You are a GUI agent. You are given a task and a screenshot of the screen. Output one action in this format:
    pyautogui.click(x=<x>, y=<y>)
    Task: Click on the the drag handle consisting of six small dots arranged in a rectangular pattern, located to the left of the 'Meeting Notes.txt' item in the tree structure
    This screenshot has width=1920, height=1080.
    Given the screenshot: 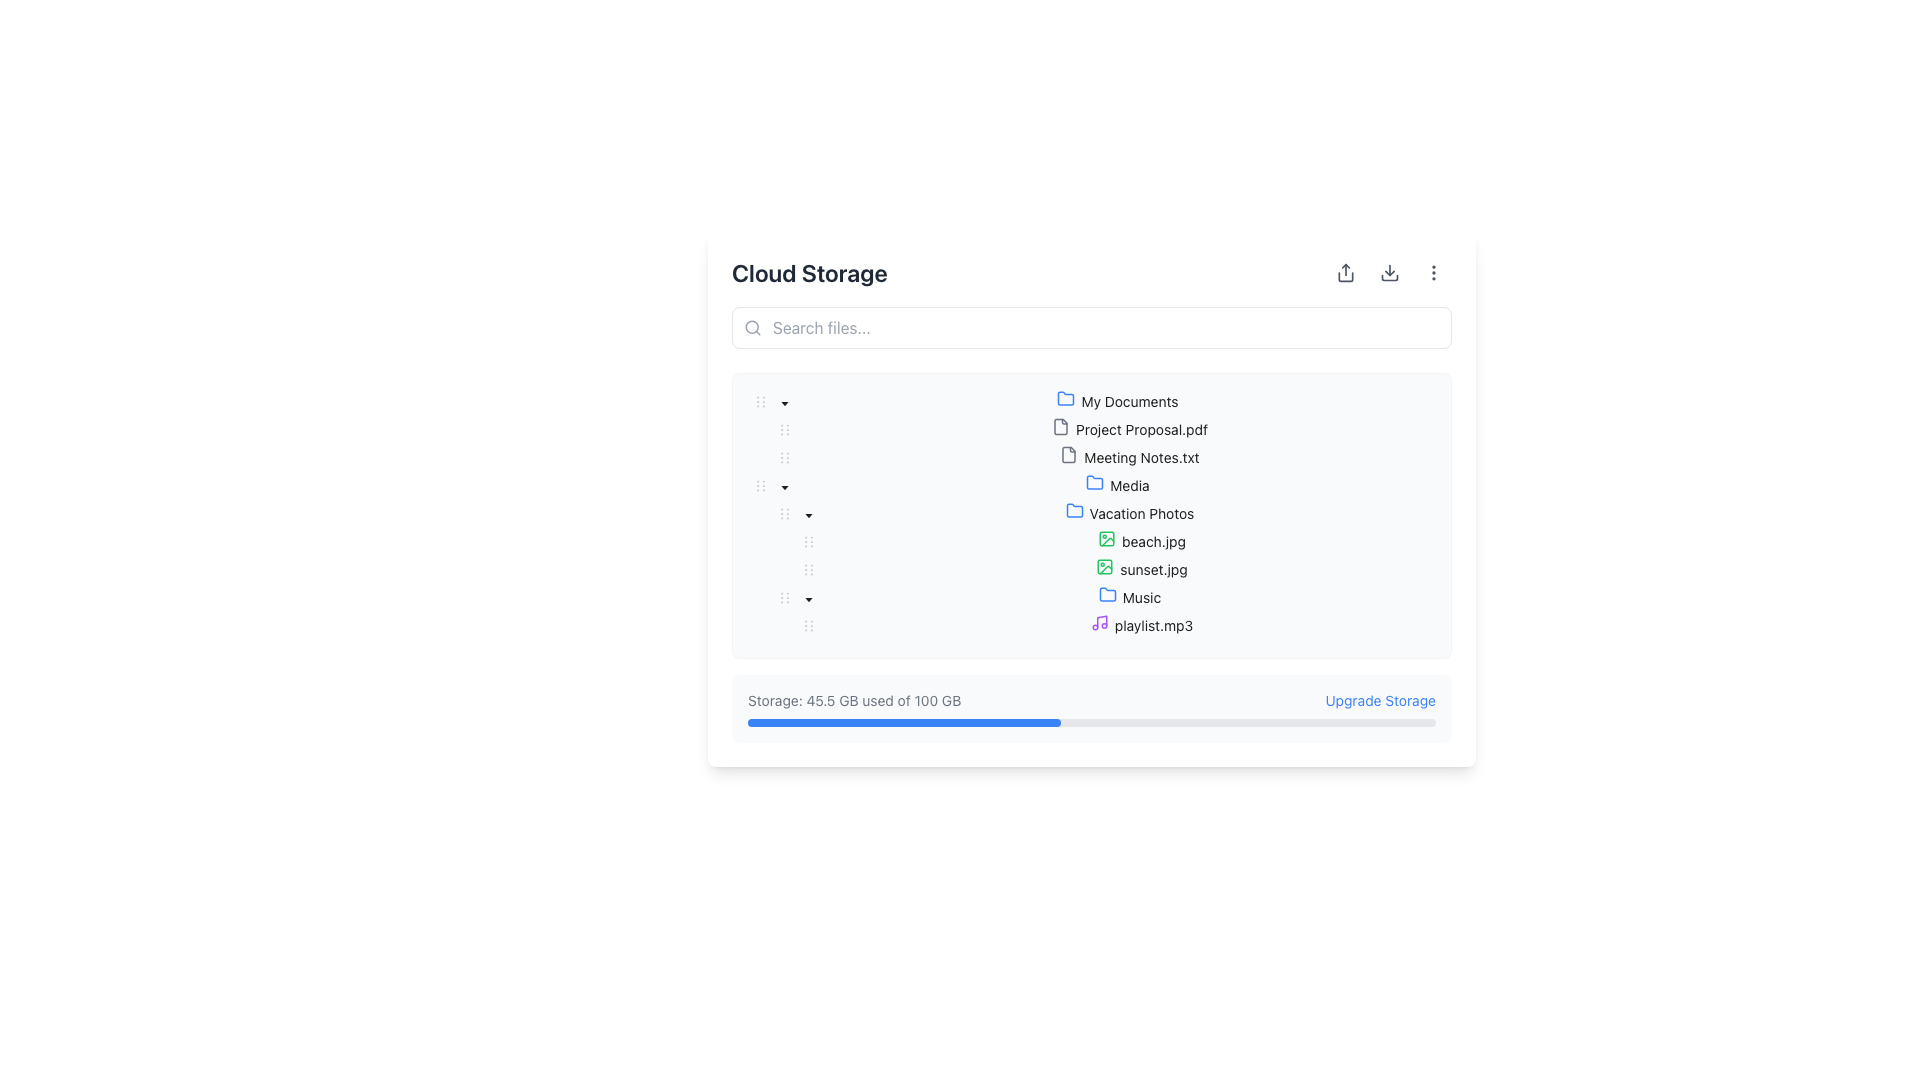 What is the action you would take?
    pyautogui.click(x=784, y=458)
    